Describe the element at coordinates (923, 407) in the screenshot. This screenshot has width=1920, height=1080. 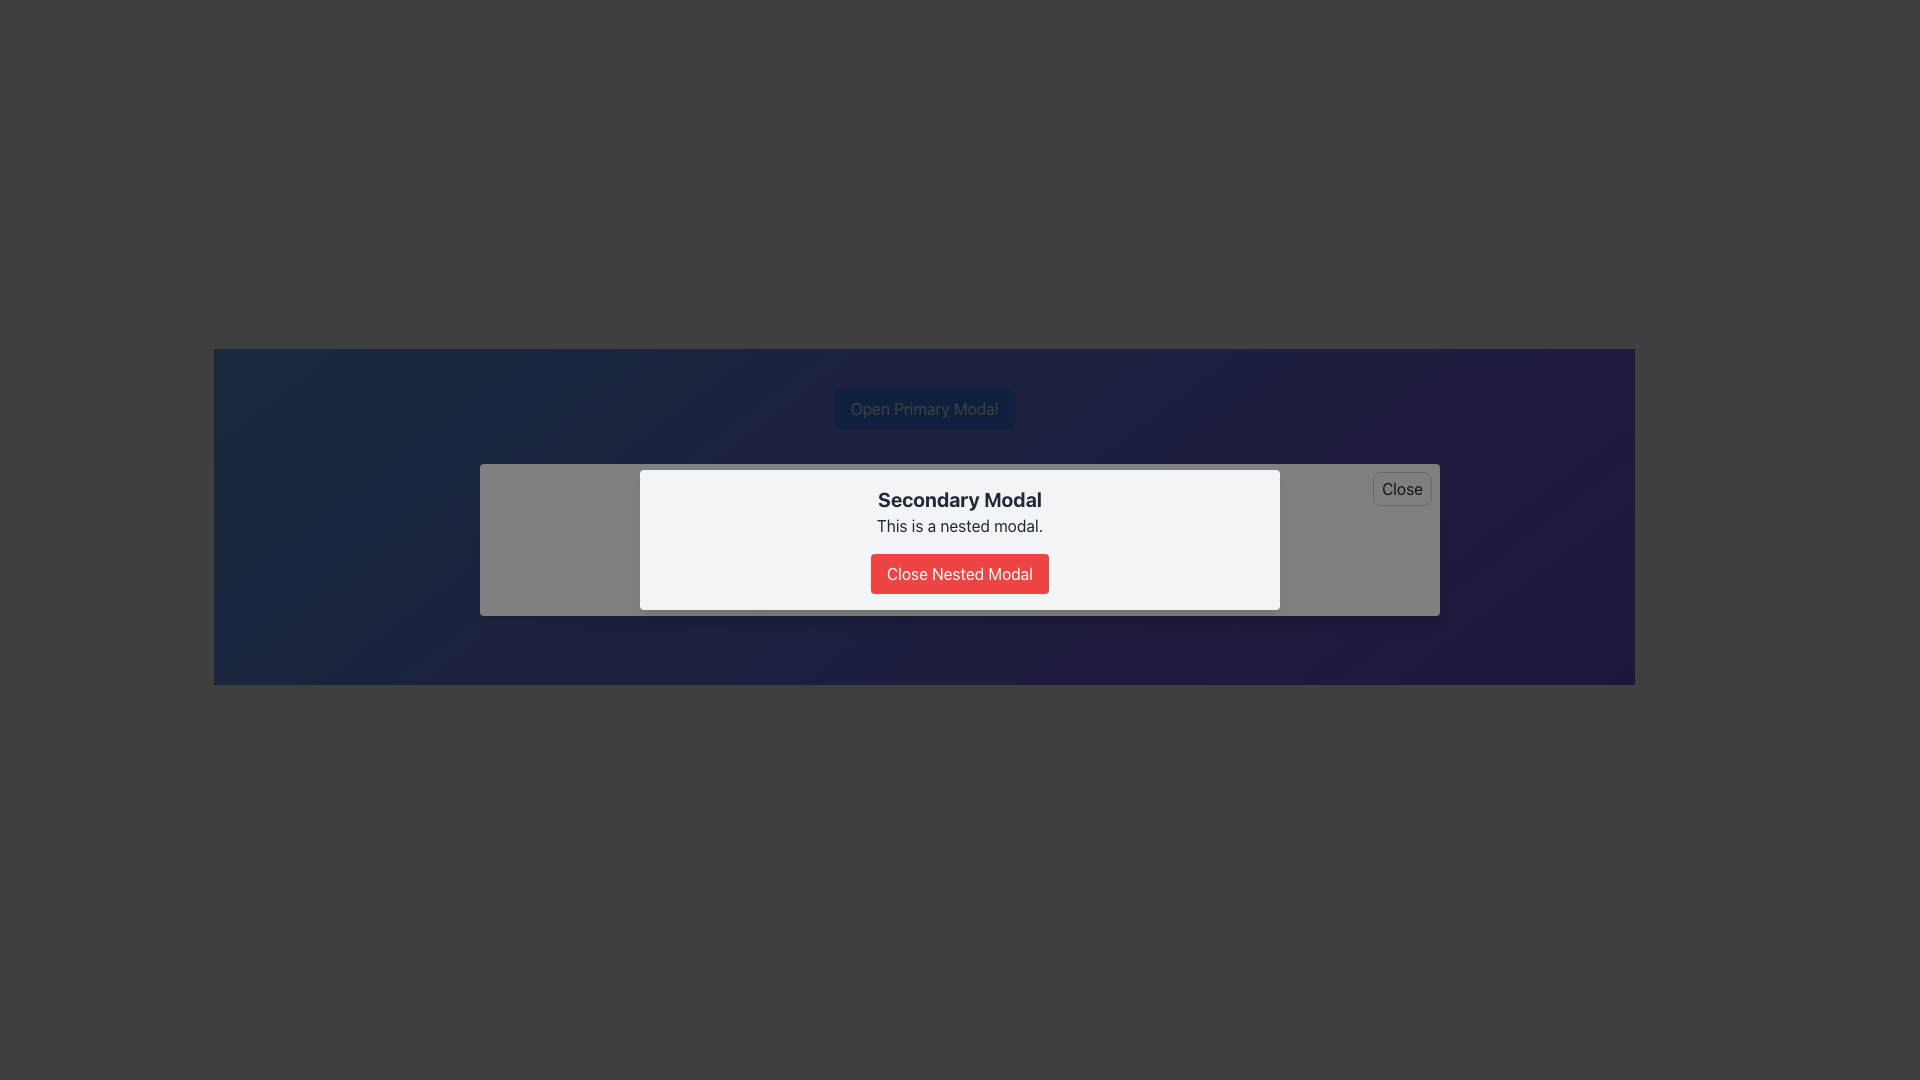
I see `the 'Open Primary Modal' button to observe the hover effect, which darkens its blue background` at that location.